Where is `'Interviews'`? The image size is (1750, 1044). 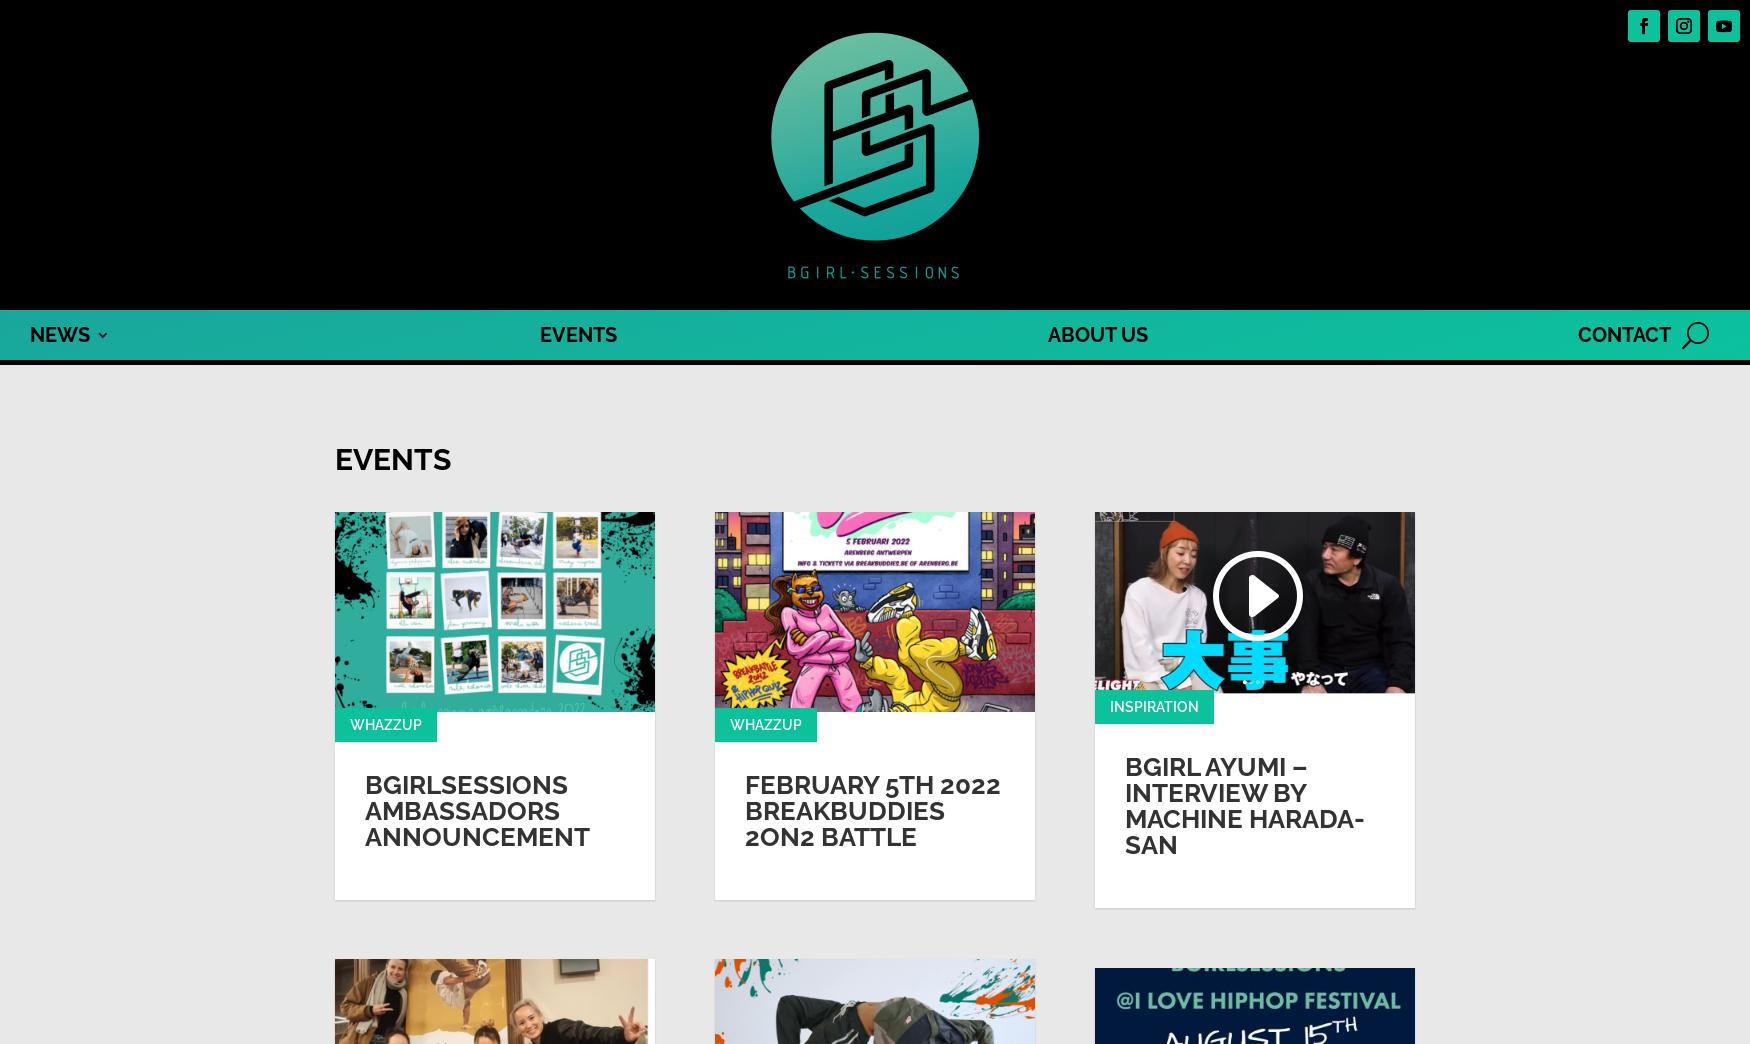
'Interviews' is located at coordinates (57, 471).